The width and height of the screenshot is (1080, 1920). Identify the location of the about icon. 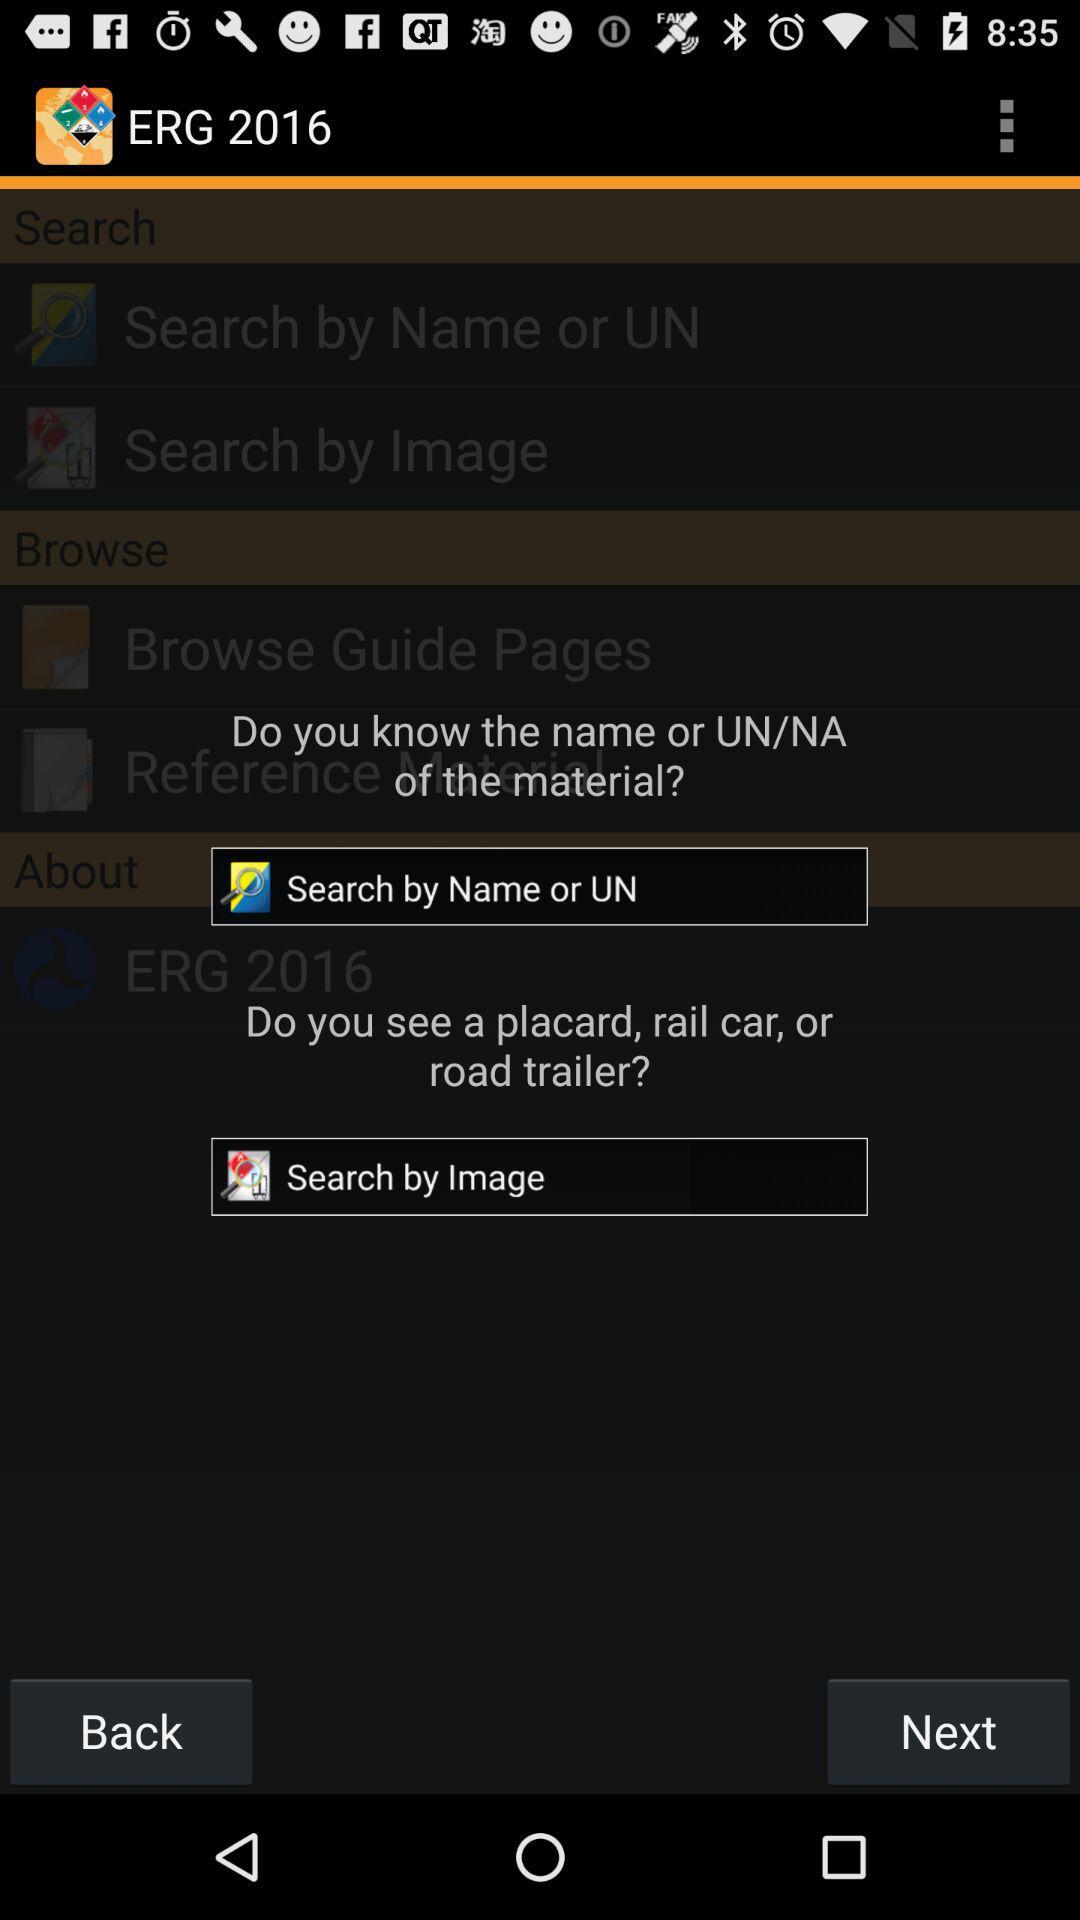
(540, 869).